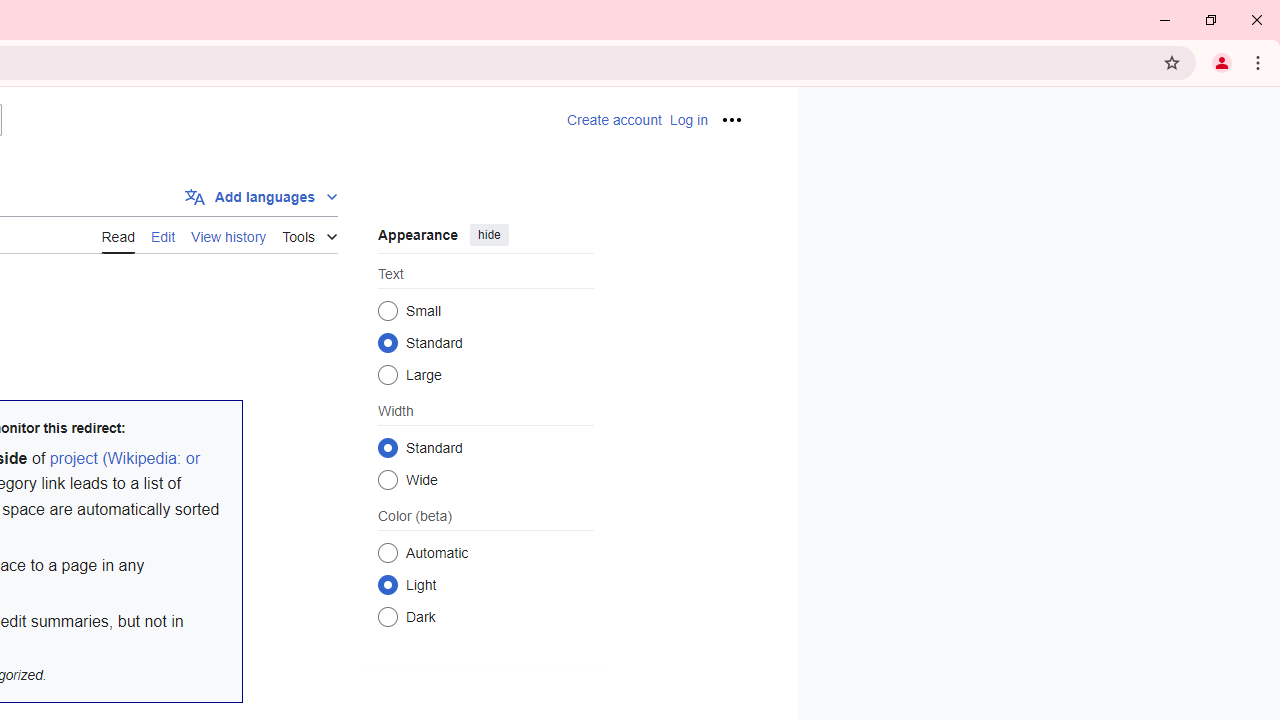 This screenshot has width=1280, height=720. I want to click on 'hide', so click(489, 233).